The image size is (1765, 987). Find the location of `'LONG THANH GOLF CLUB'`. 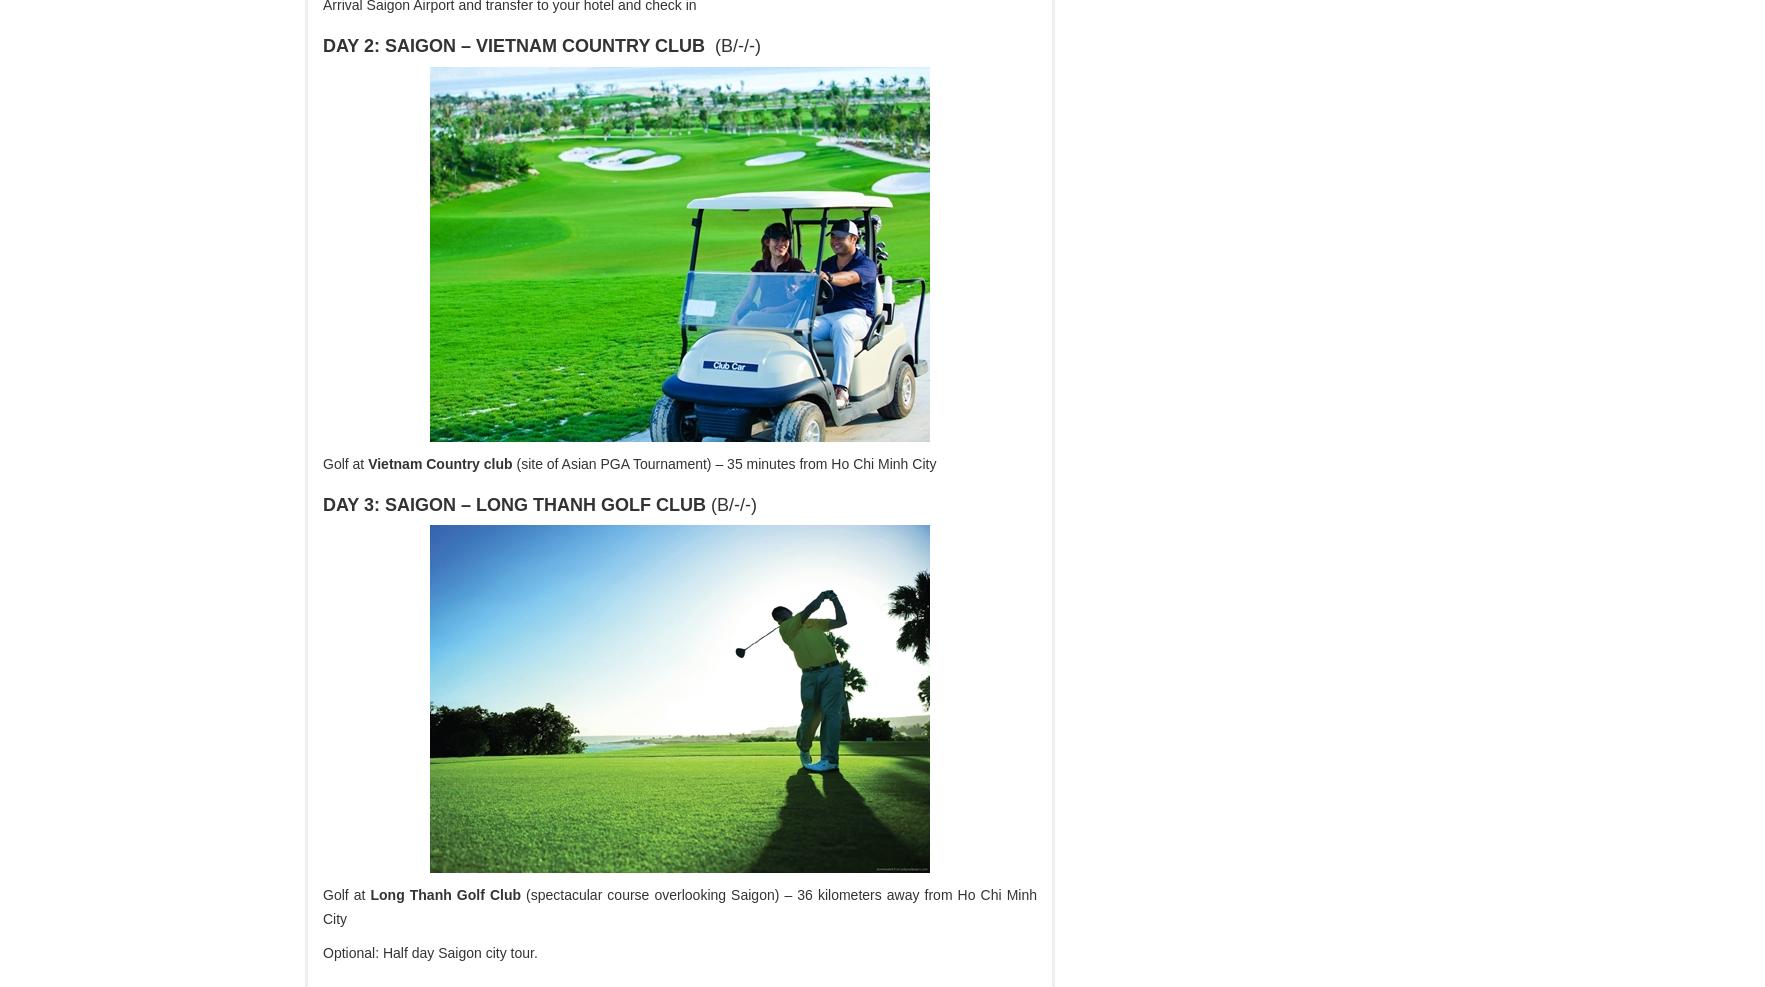

'LONG THANH GOLF CLUB' is located at coordinates (589, 503).